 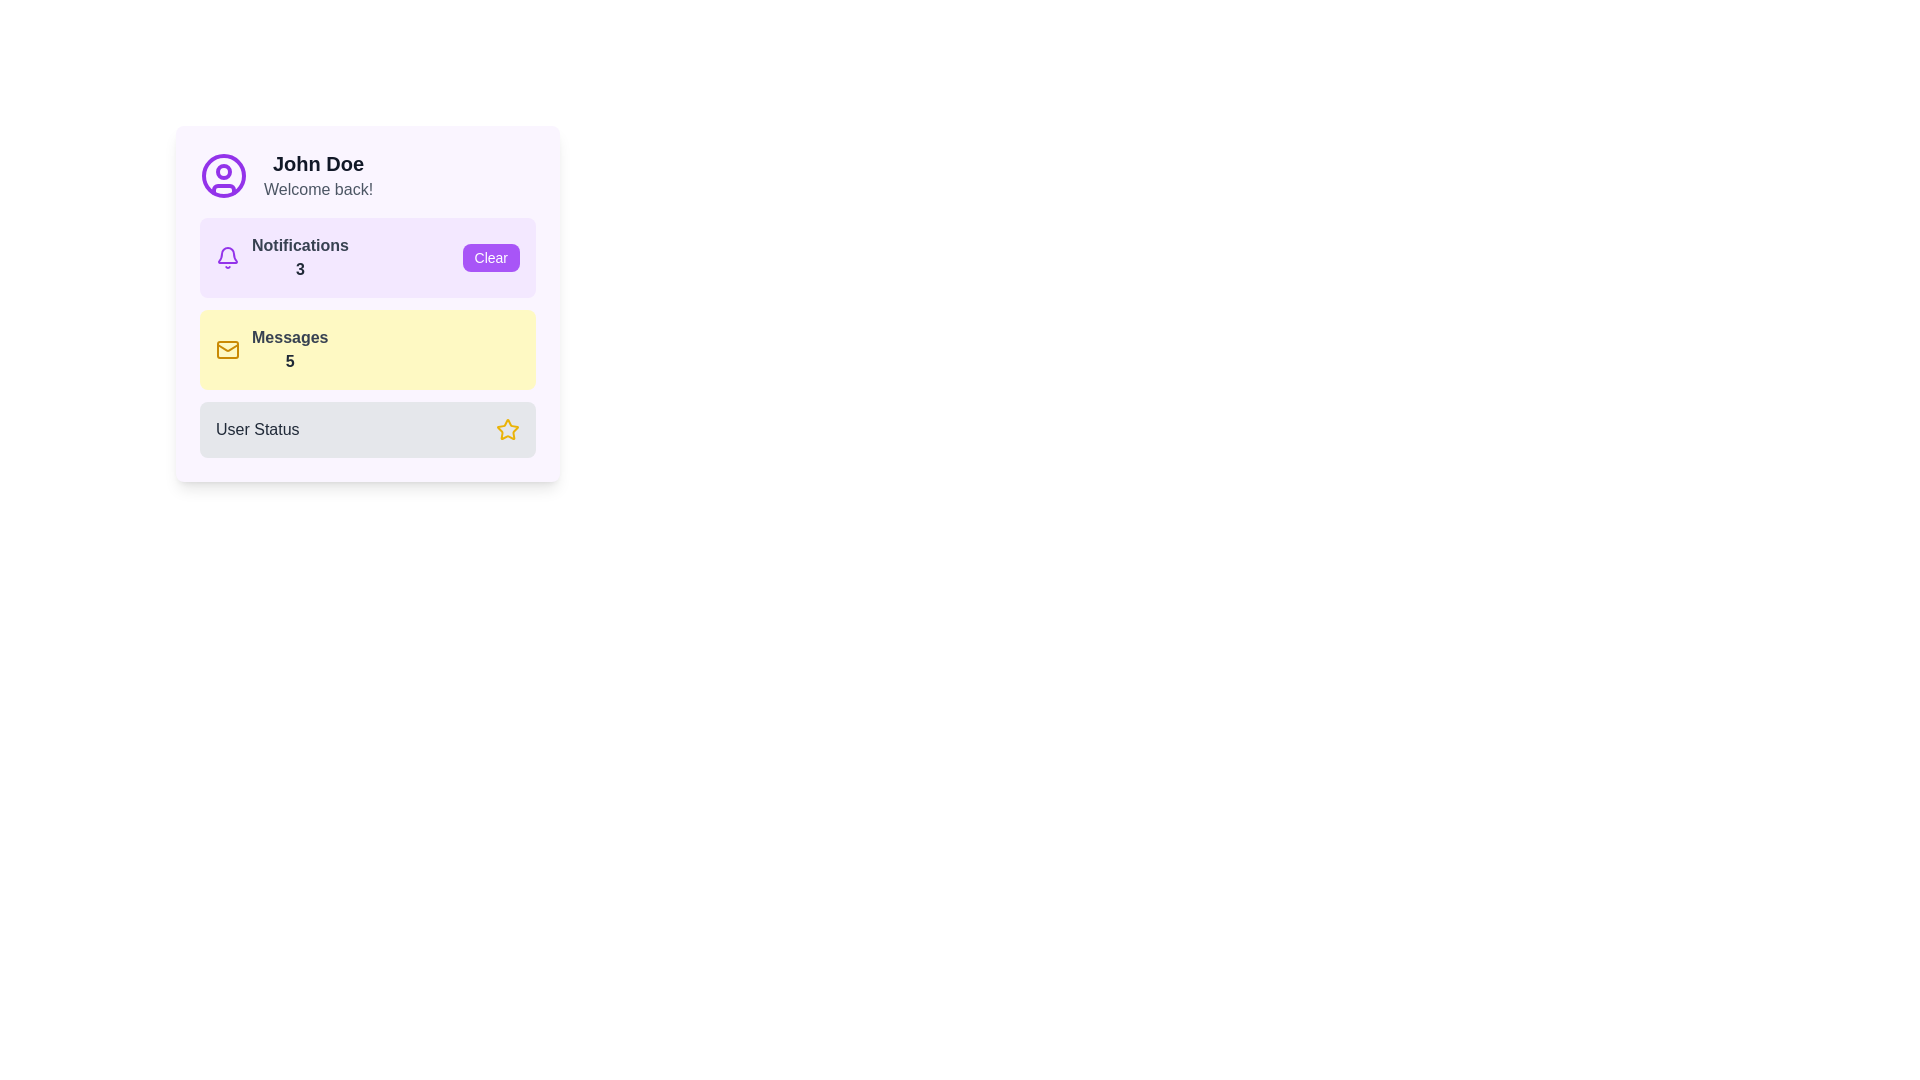 I want to click on the envelope-shaped icon with a hollow outline, which is yellow and located within the 'Messages' section of the card-like layout, so click(x=227, y=349).